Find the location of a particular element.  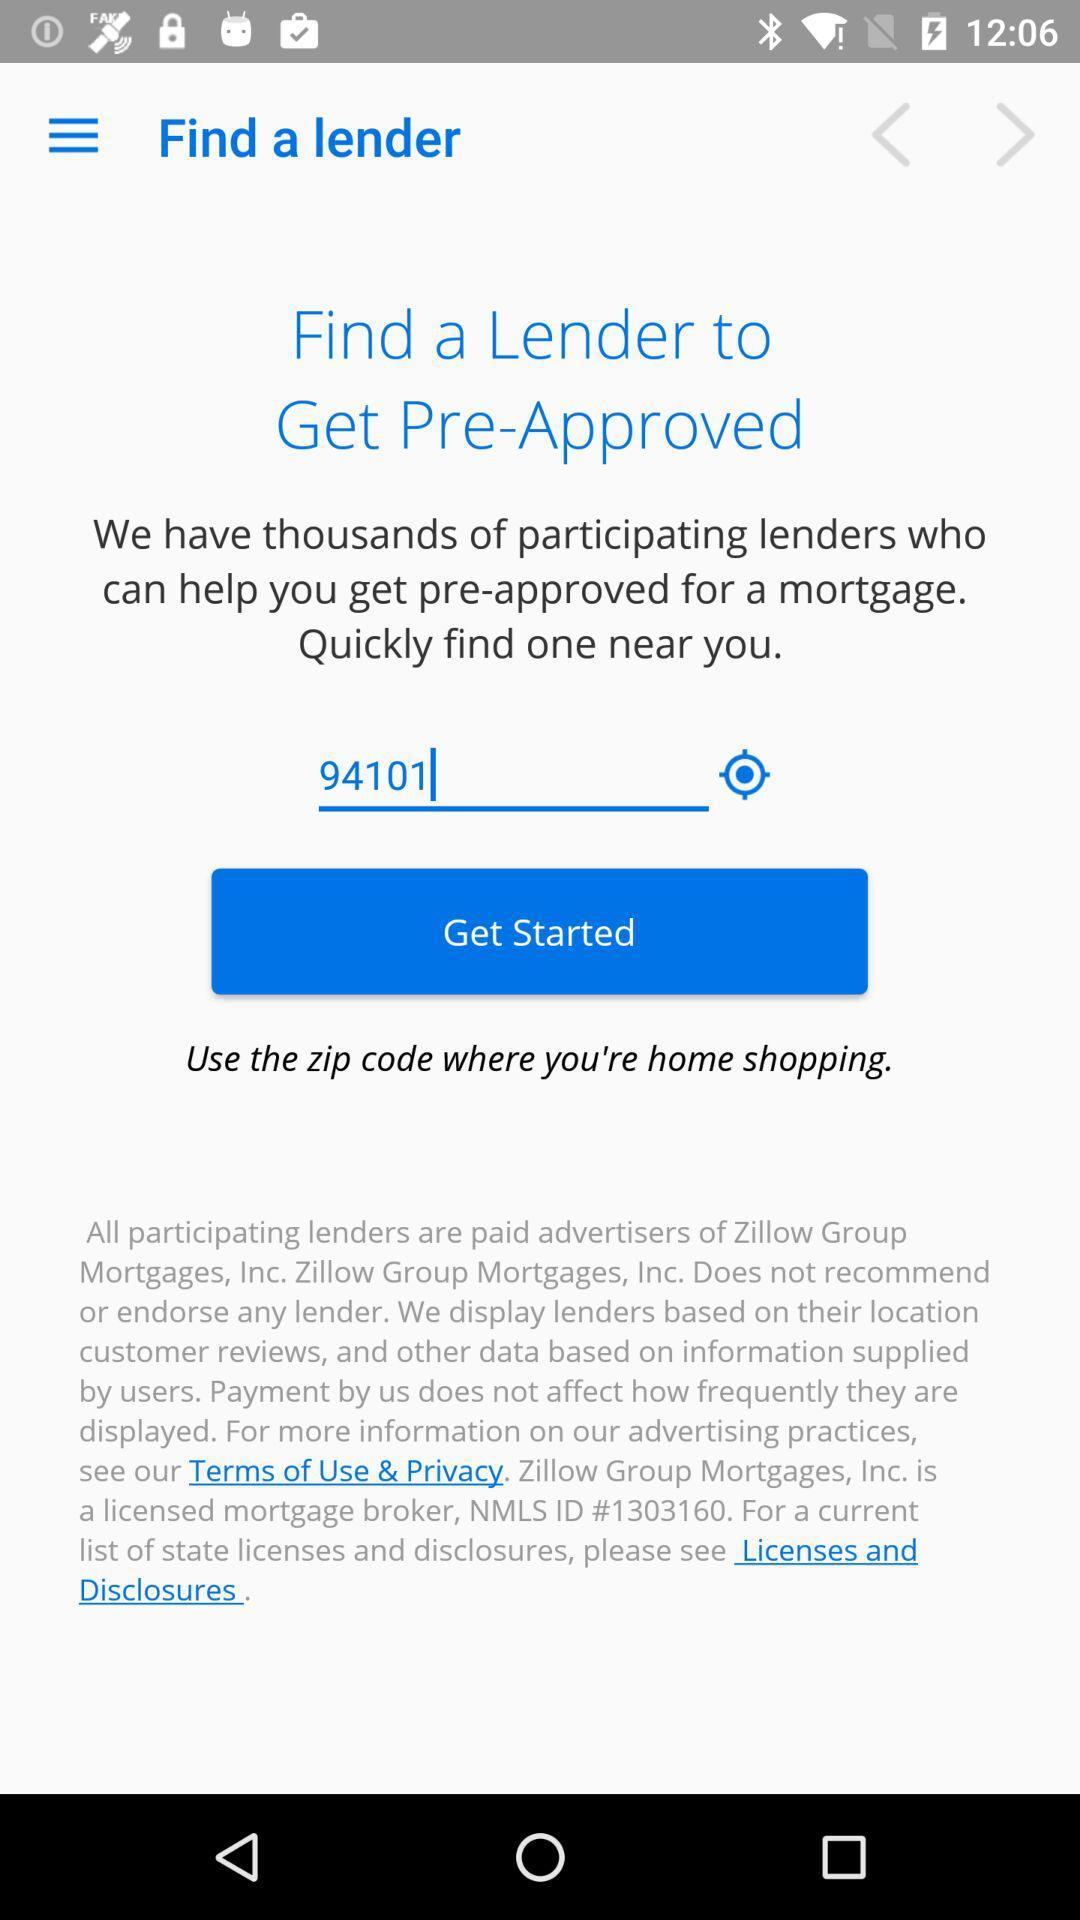

get started is located at coordinates (538, 930).